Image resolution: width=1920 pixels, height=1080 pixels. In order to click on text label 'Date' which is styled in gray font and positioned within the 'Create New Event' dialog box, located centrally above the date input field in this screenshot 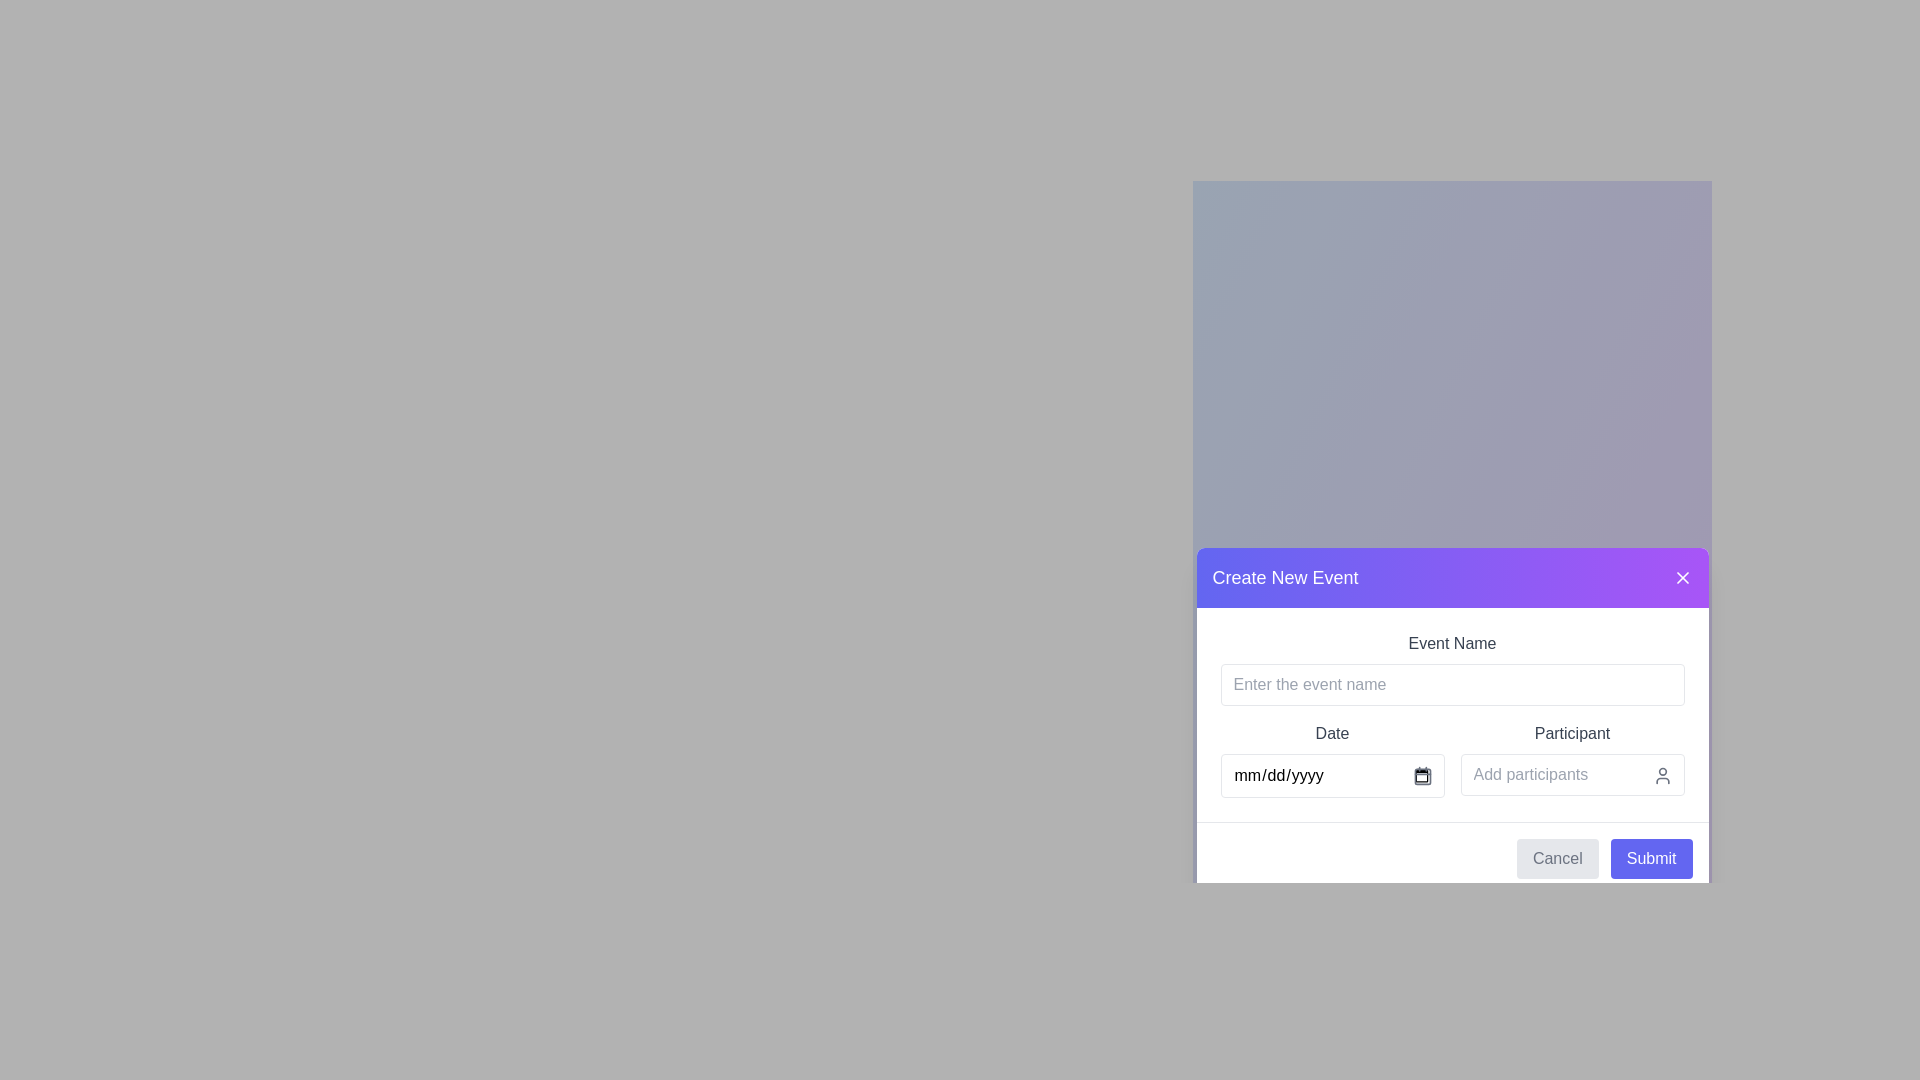, I will do `click(1332, 733)`.